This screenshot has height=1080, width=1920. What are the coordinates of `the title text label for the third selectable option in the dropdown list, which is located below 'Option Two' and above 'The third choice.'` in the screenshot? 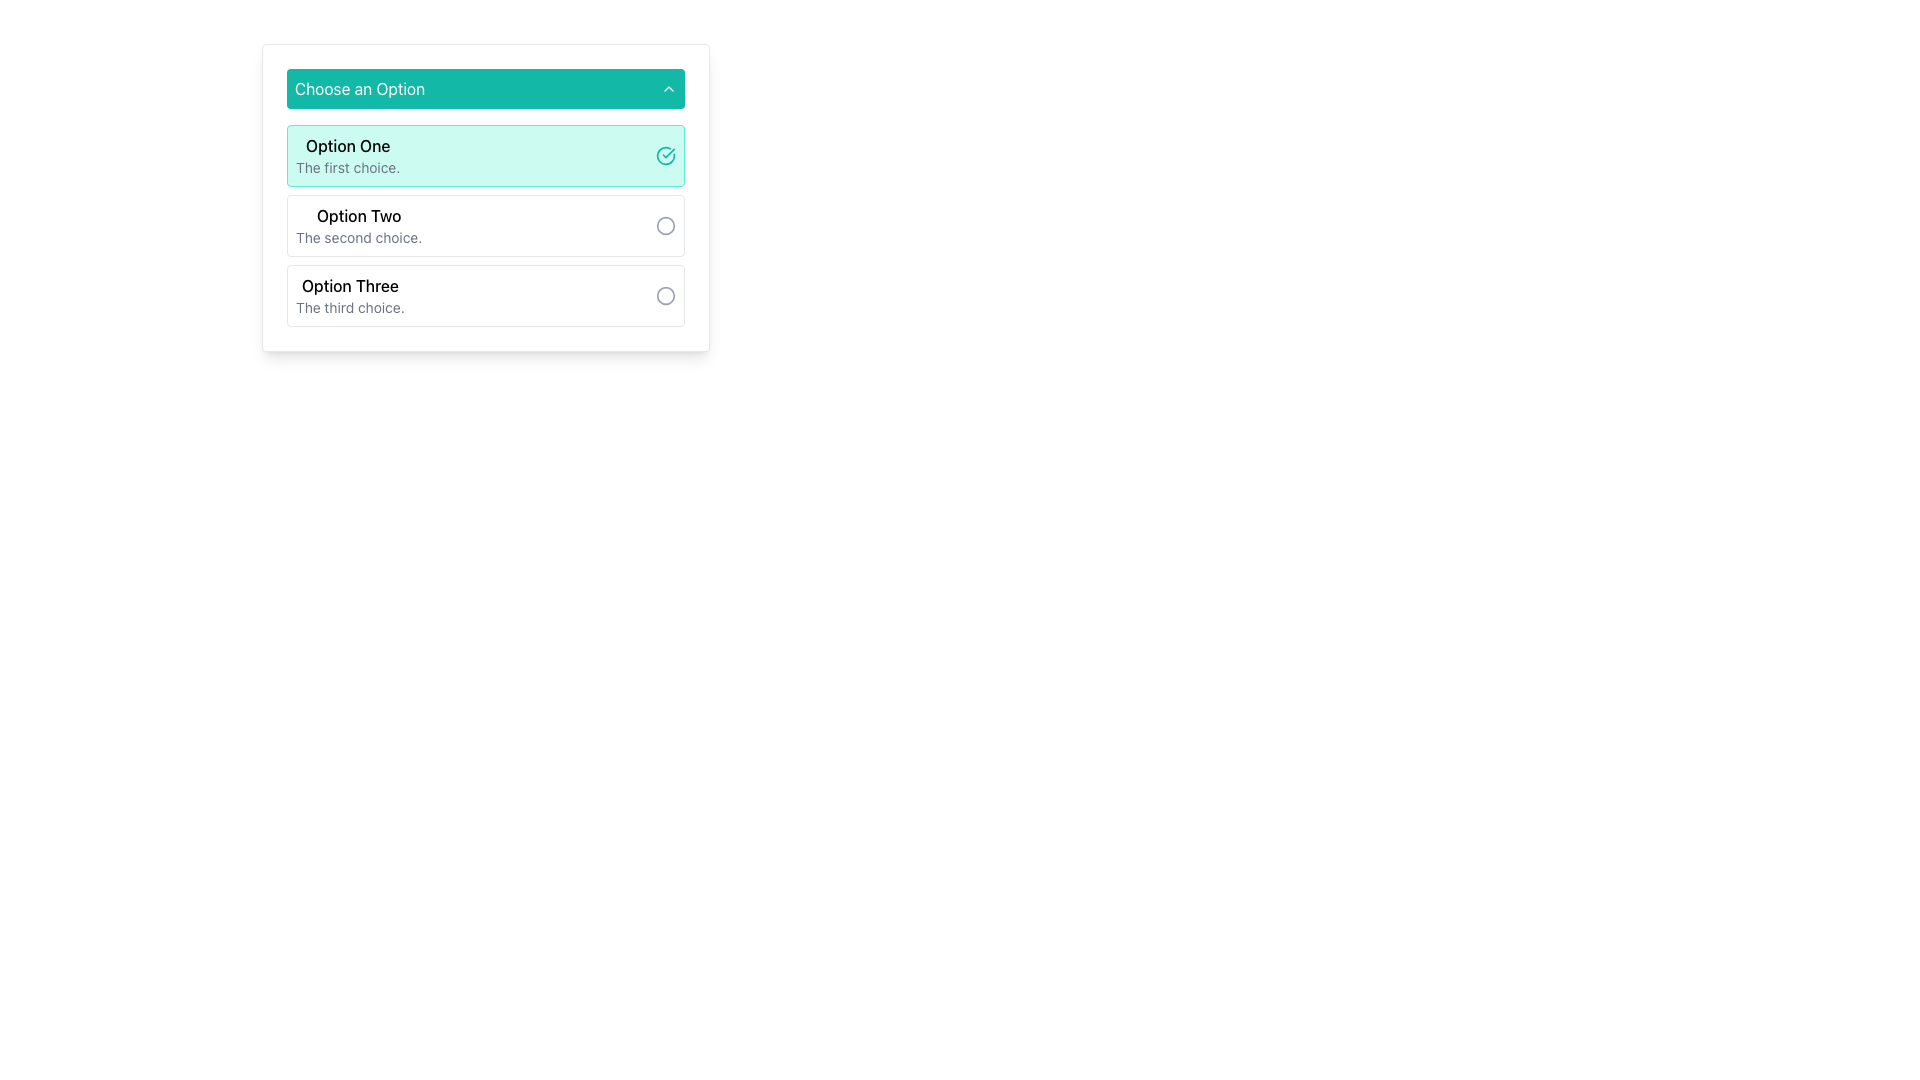 It's located at (350, 285).